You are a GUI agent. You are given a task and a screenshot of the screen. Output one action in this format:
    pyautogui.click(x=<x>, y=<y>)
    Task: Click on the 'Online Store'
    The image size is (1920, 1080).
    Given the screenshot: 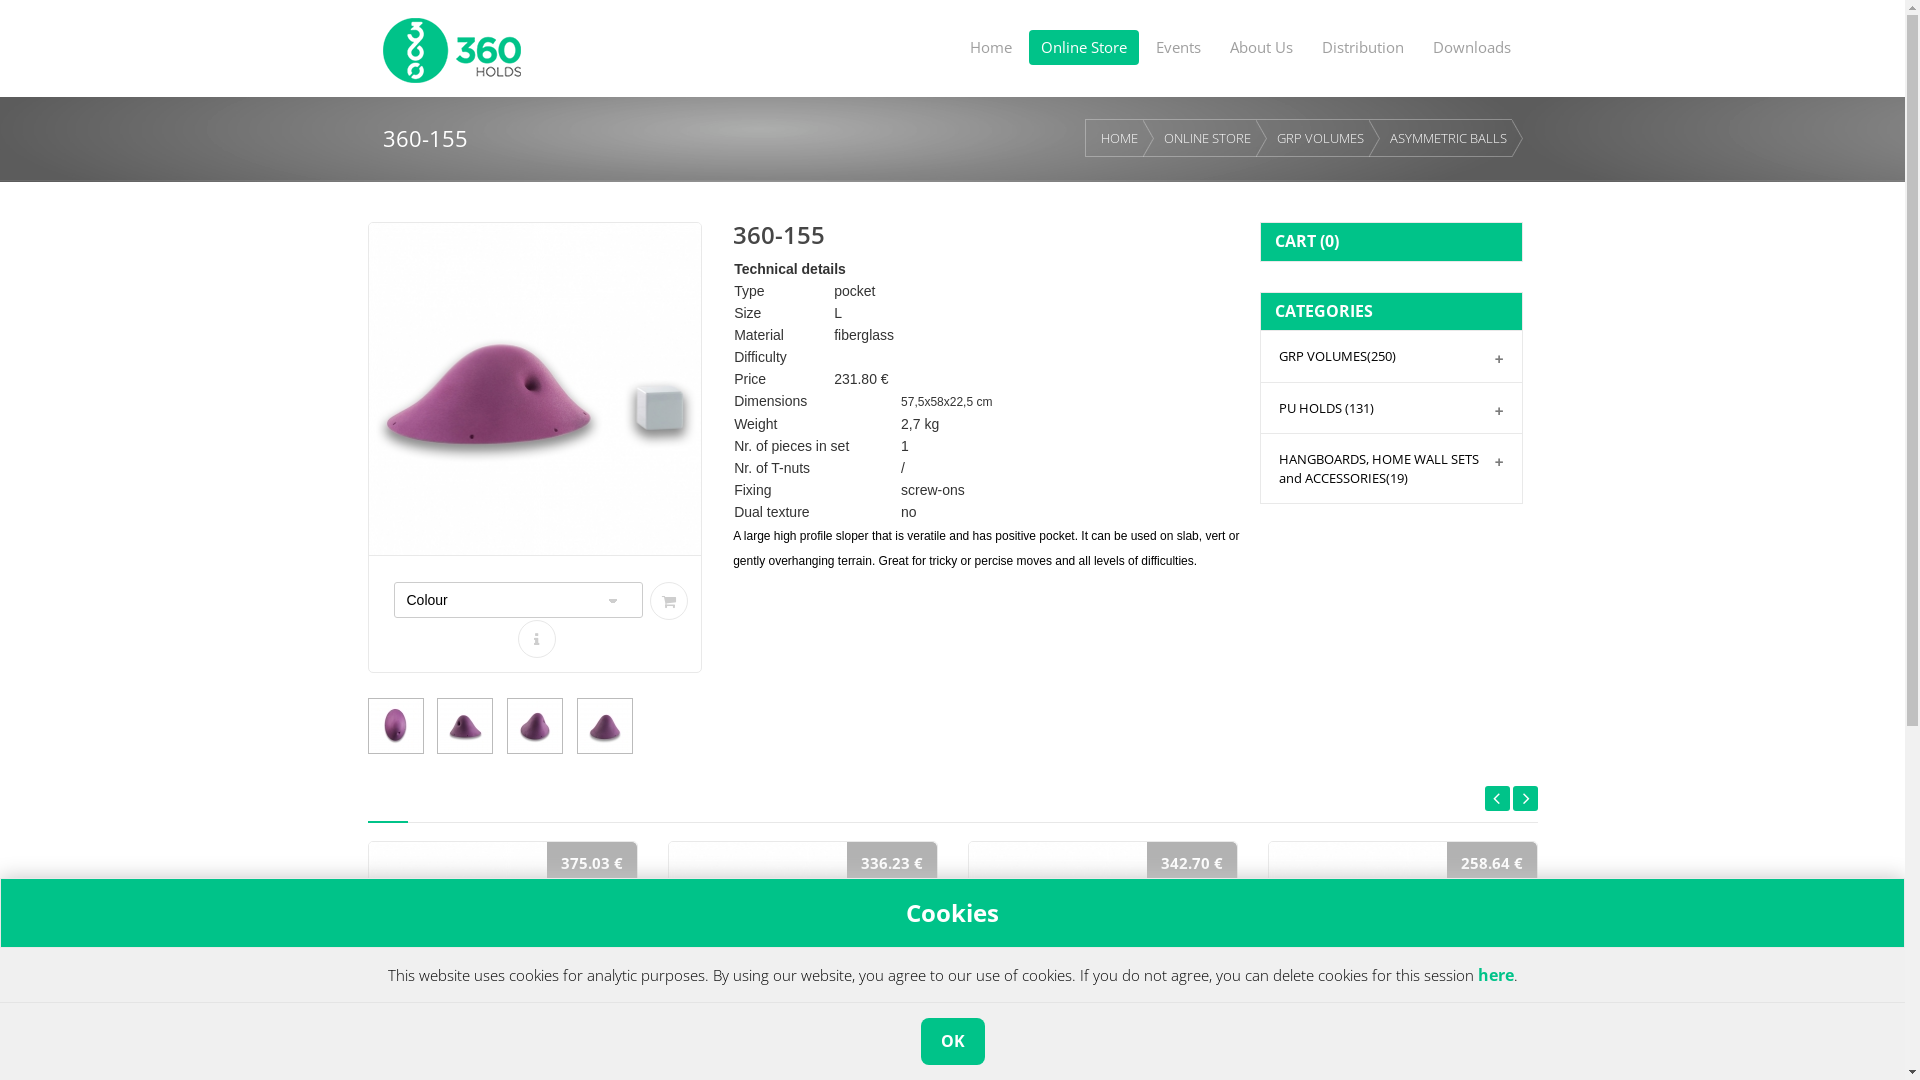 What is the action you would take?
    pyautogui.click(x=1082, y=46)
    